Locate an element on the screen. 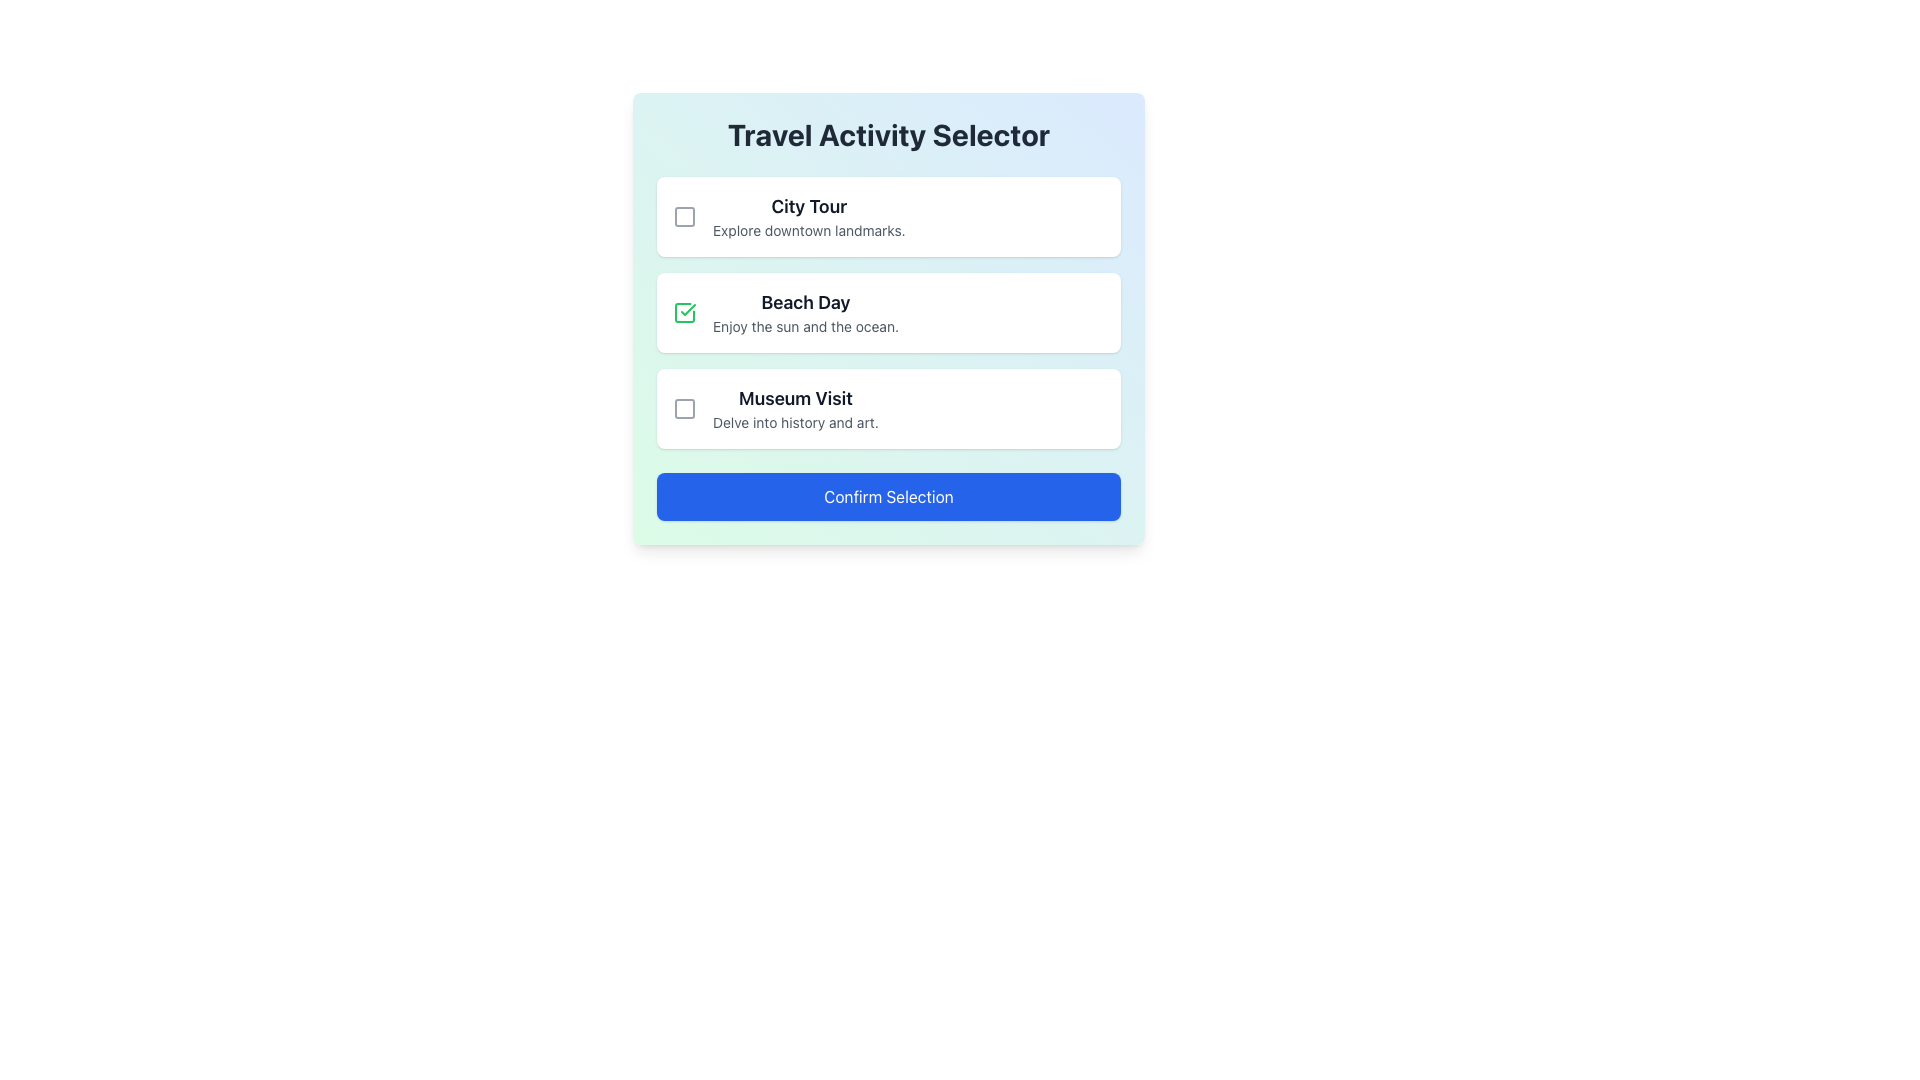 Image resolution: width=1920 pixels, height=1080 pixels. the static text element that serves as the title for the museum visit option, located in the third option box beneath 'Beach Day' is located at coordinates (794, 398).